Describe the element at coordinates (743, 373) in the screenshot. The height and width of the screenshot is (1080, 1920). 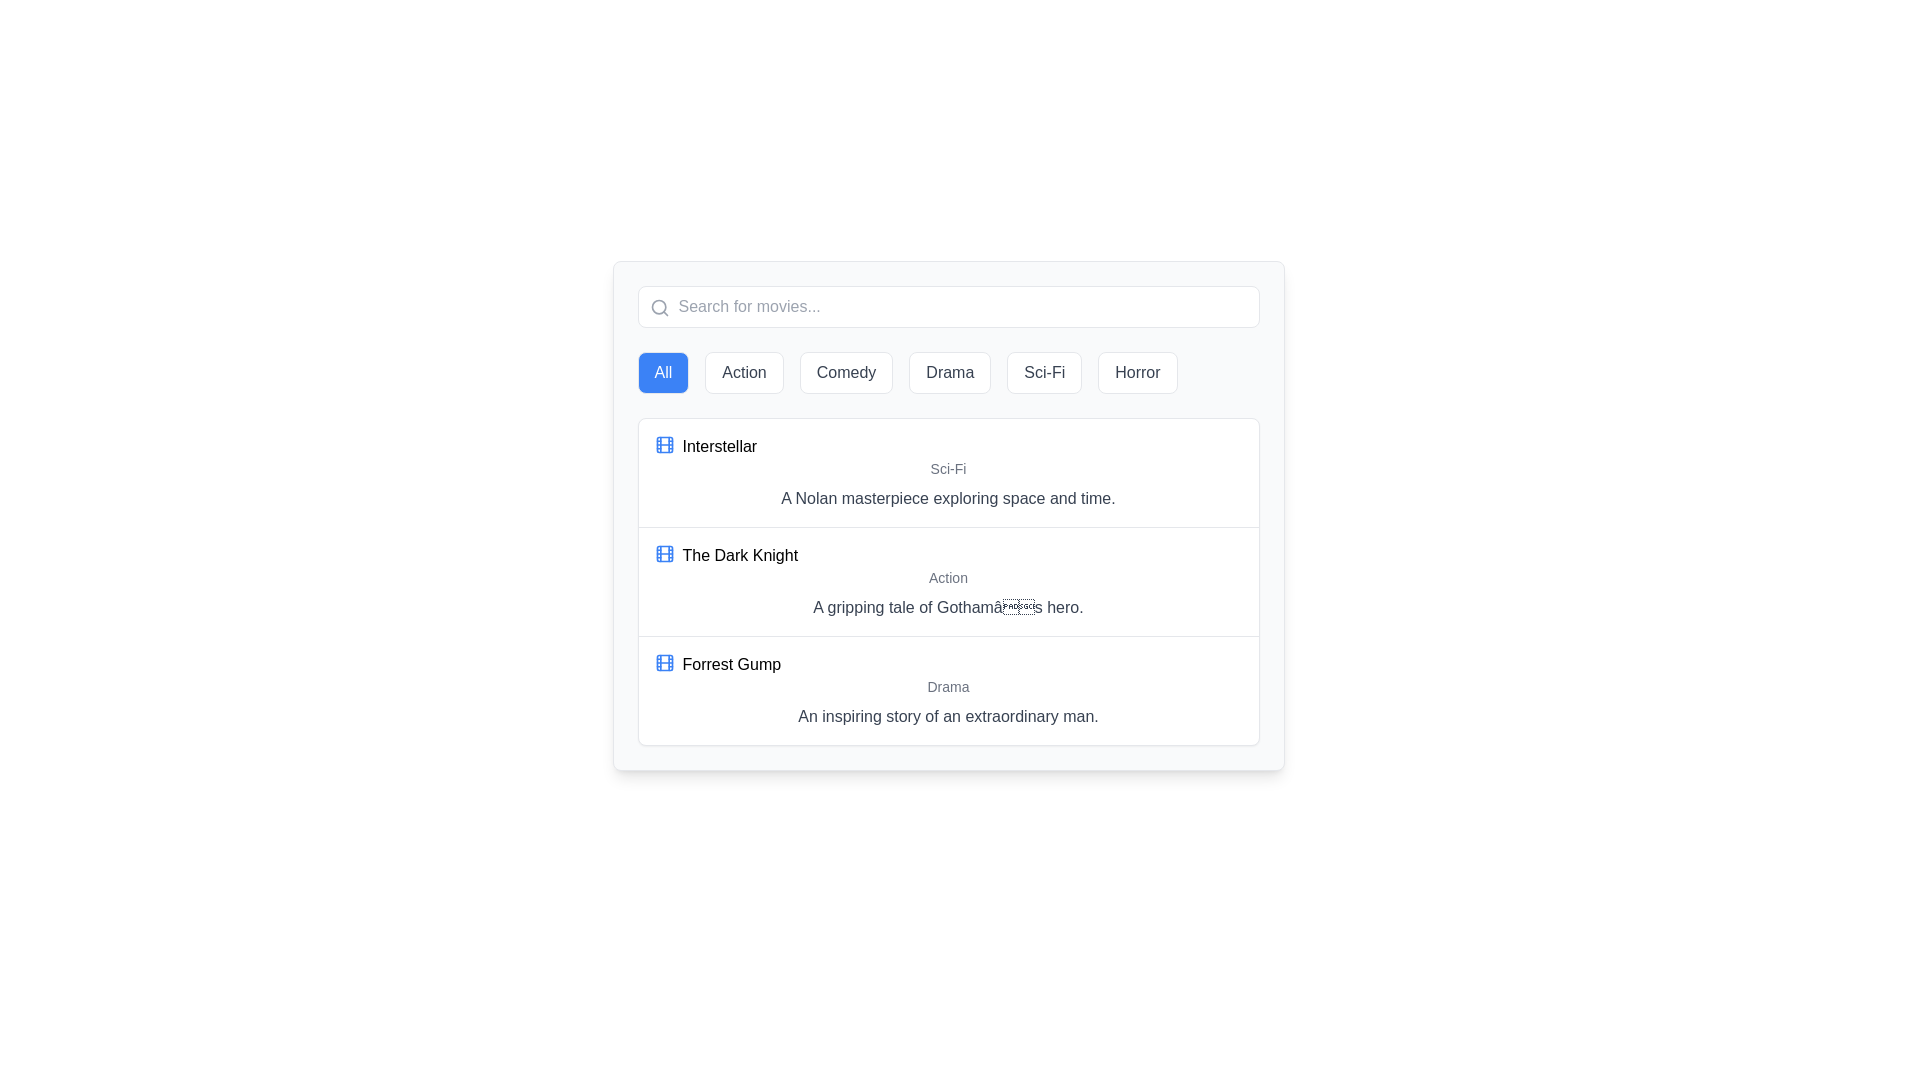
I see `the 'Action' button, which is a rectangular button with a white background and gray text, located in the navigation bar beneath the search bar` at that location.